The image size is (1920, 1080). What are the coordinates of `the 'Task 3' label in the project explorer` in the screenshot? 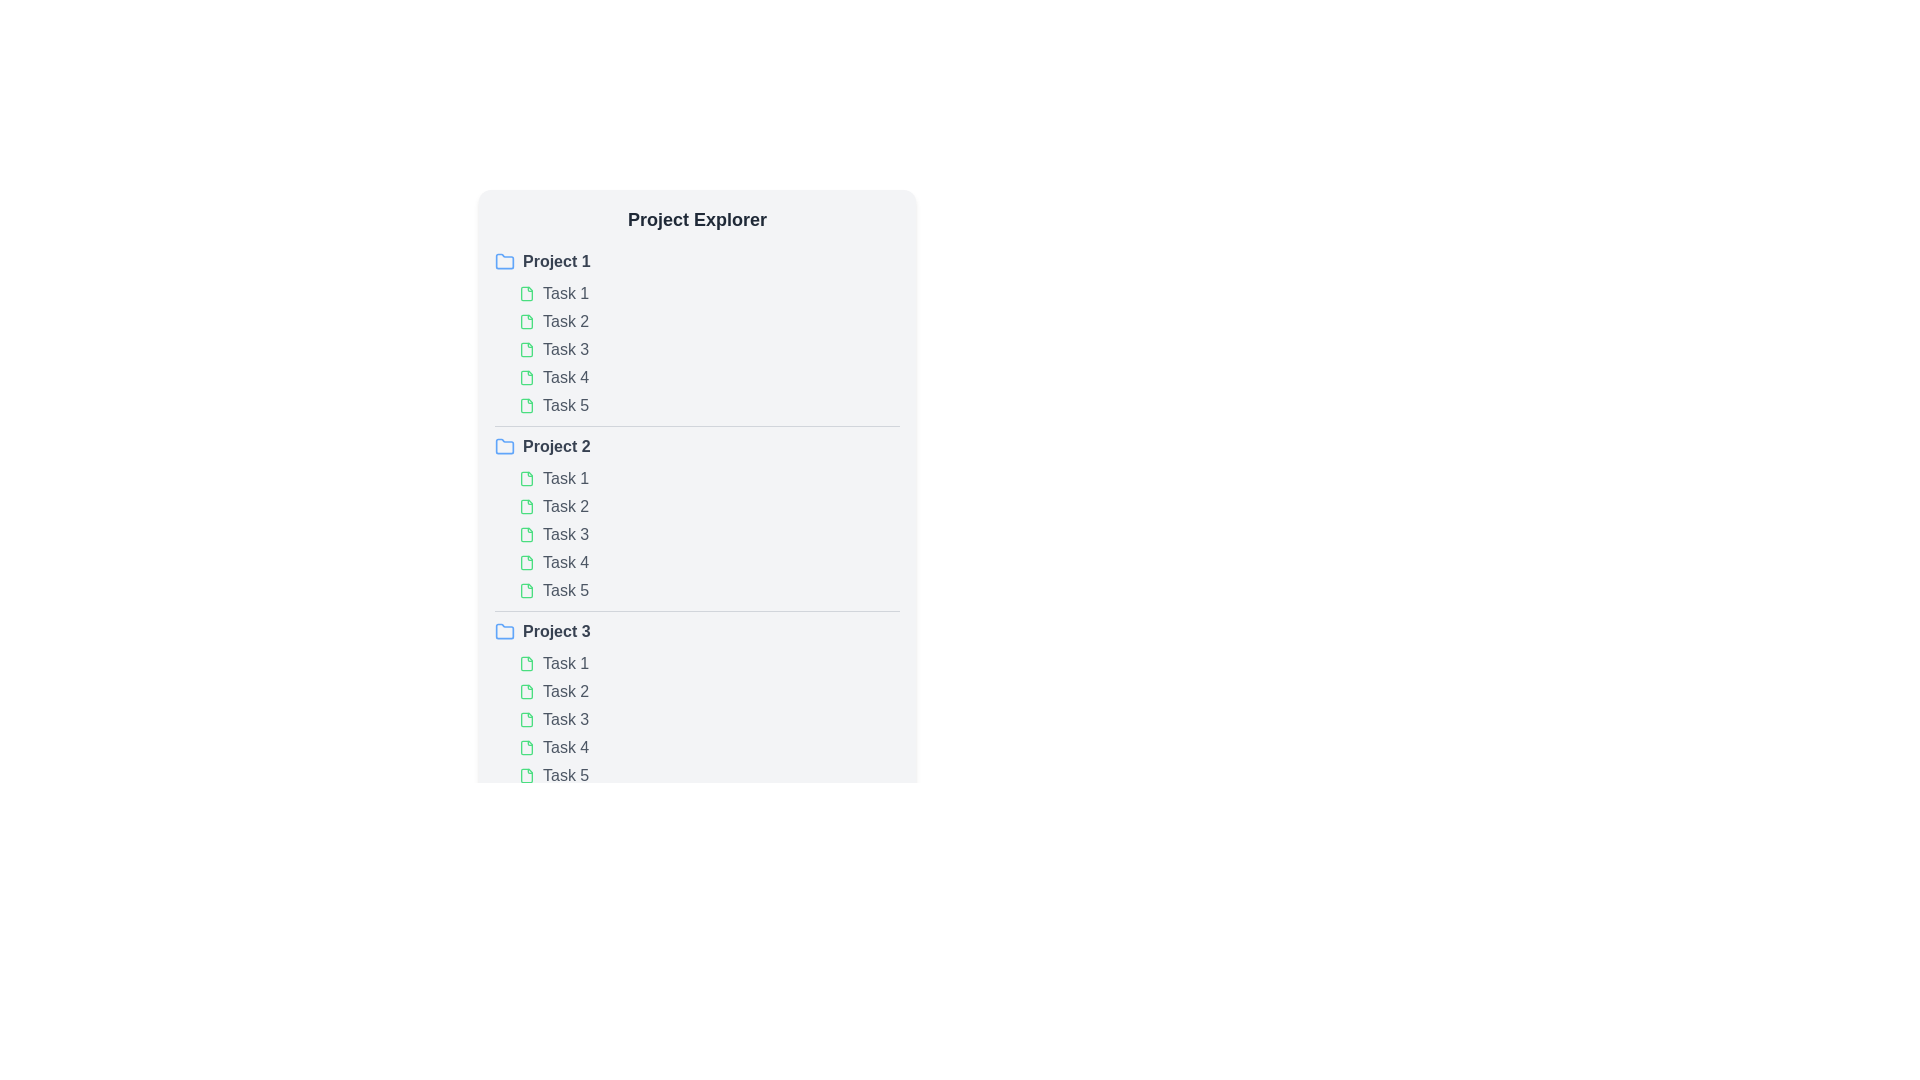 It's located at (565, 349).